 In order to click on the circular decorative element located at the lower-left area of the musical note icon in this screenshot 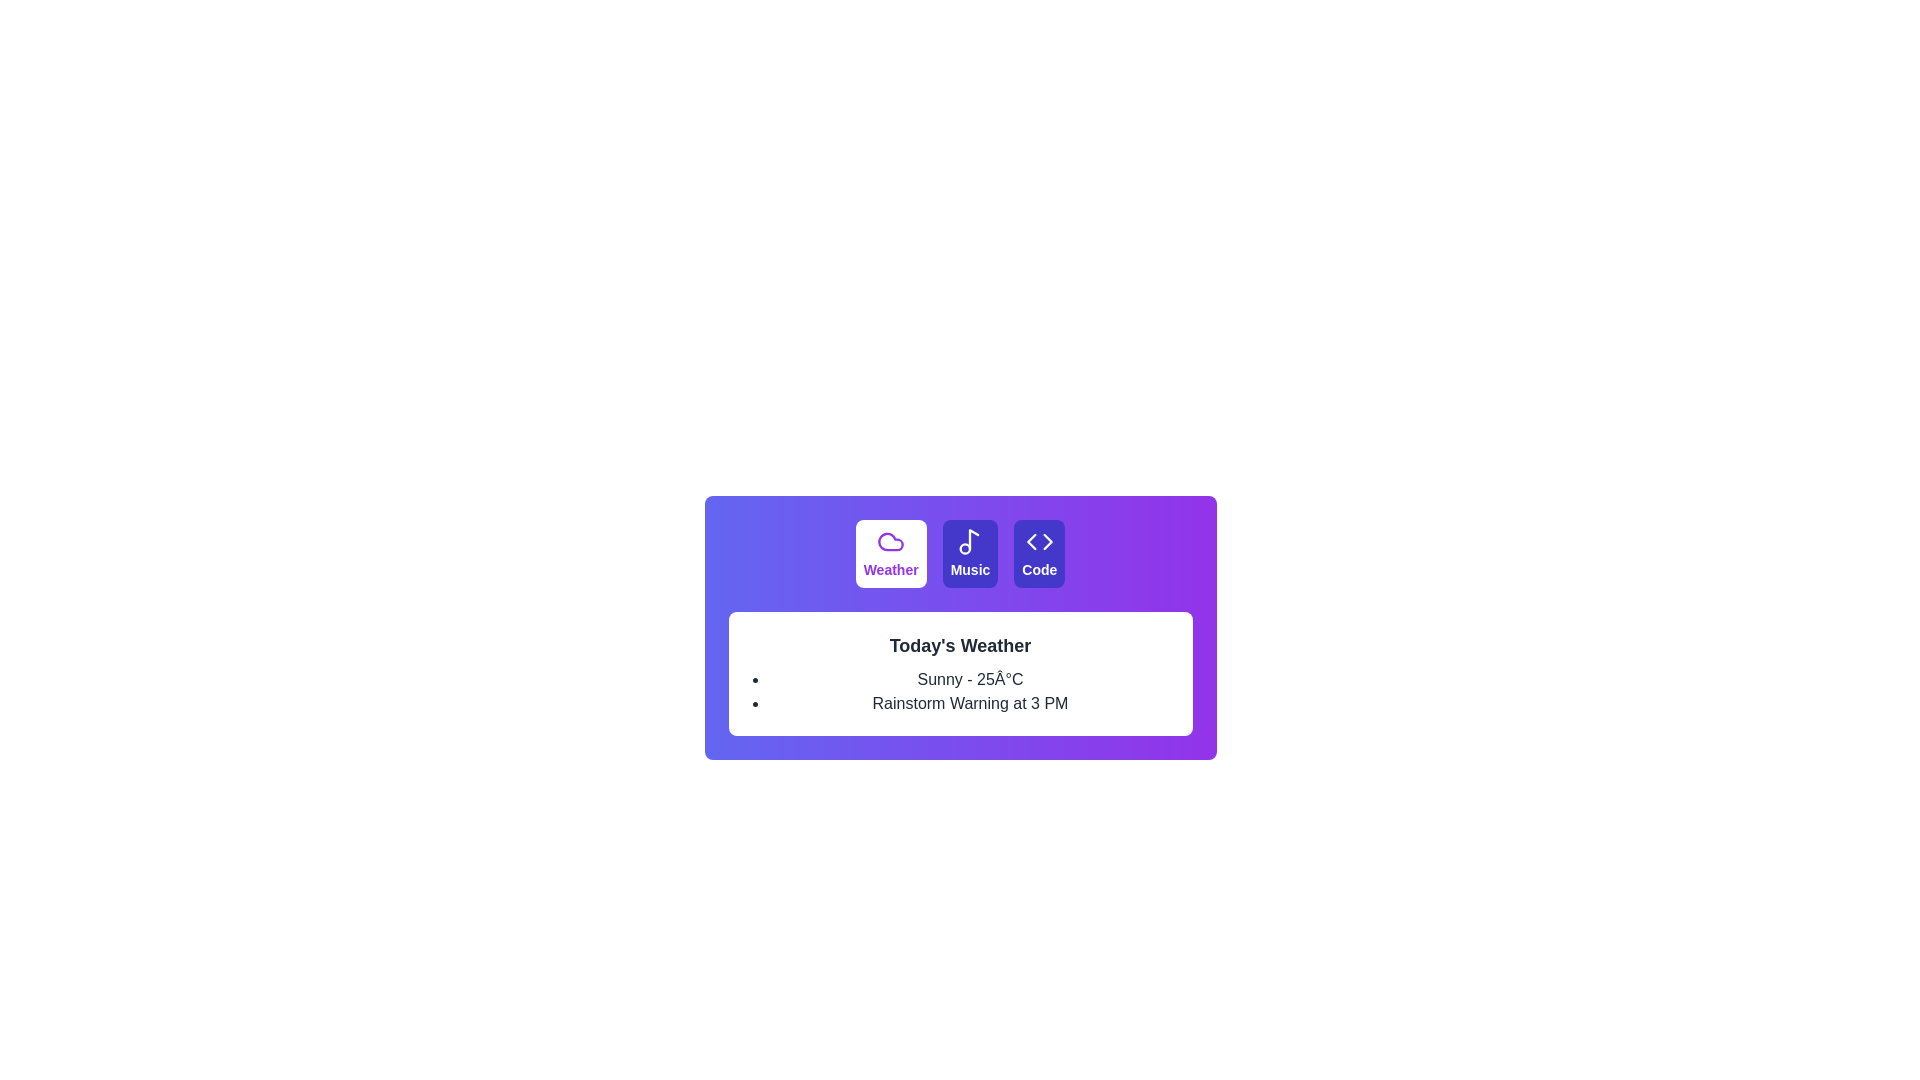, I will do `click(965, 548)`.